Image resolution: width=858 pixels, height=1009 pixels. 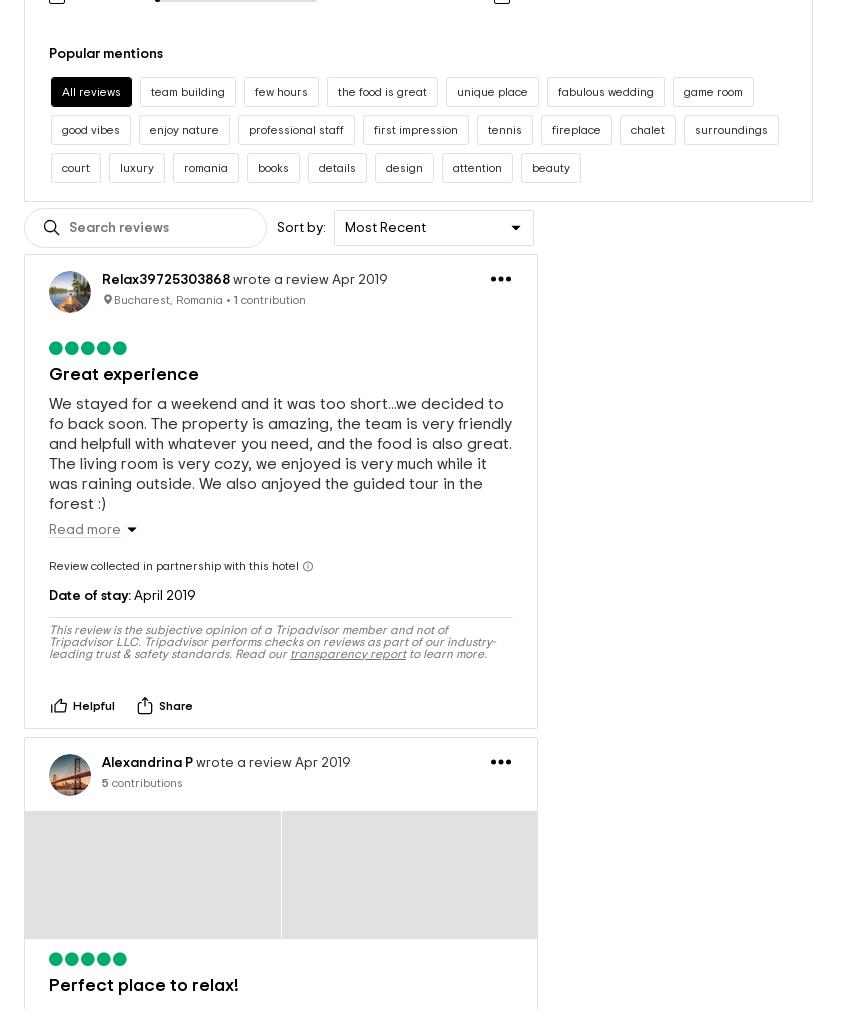 I want to click on 'details', so click(x=336, y=146).